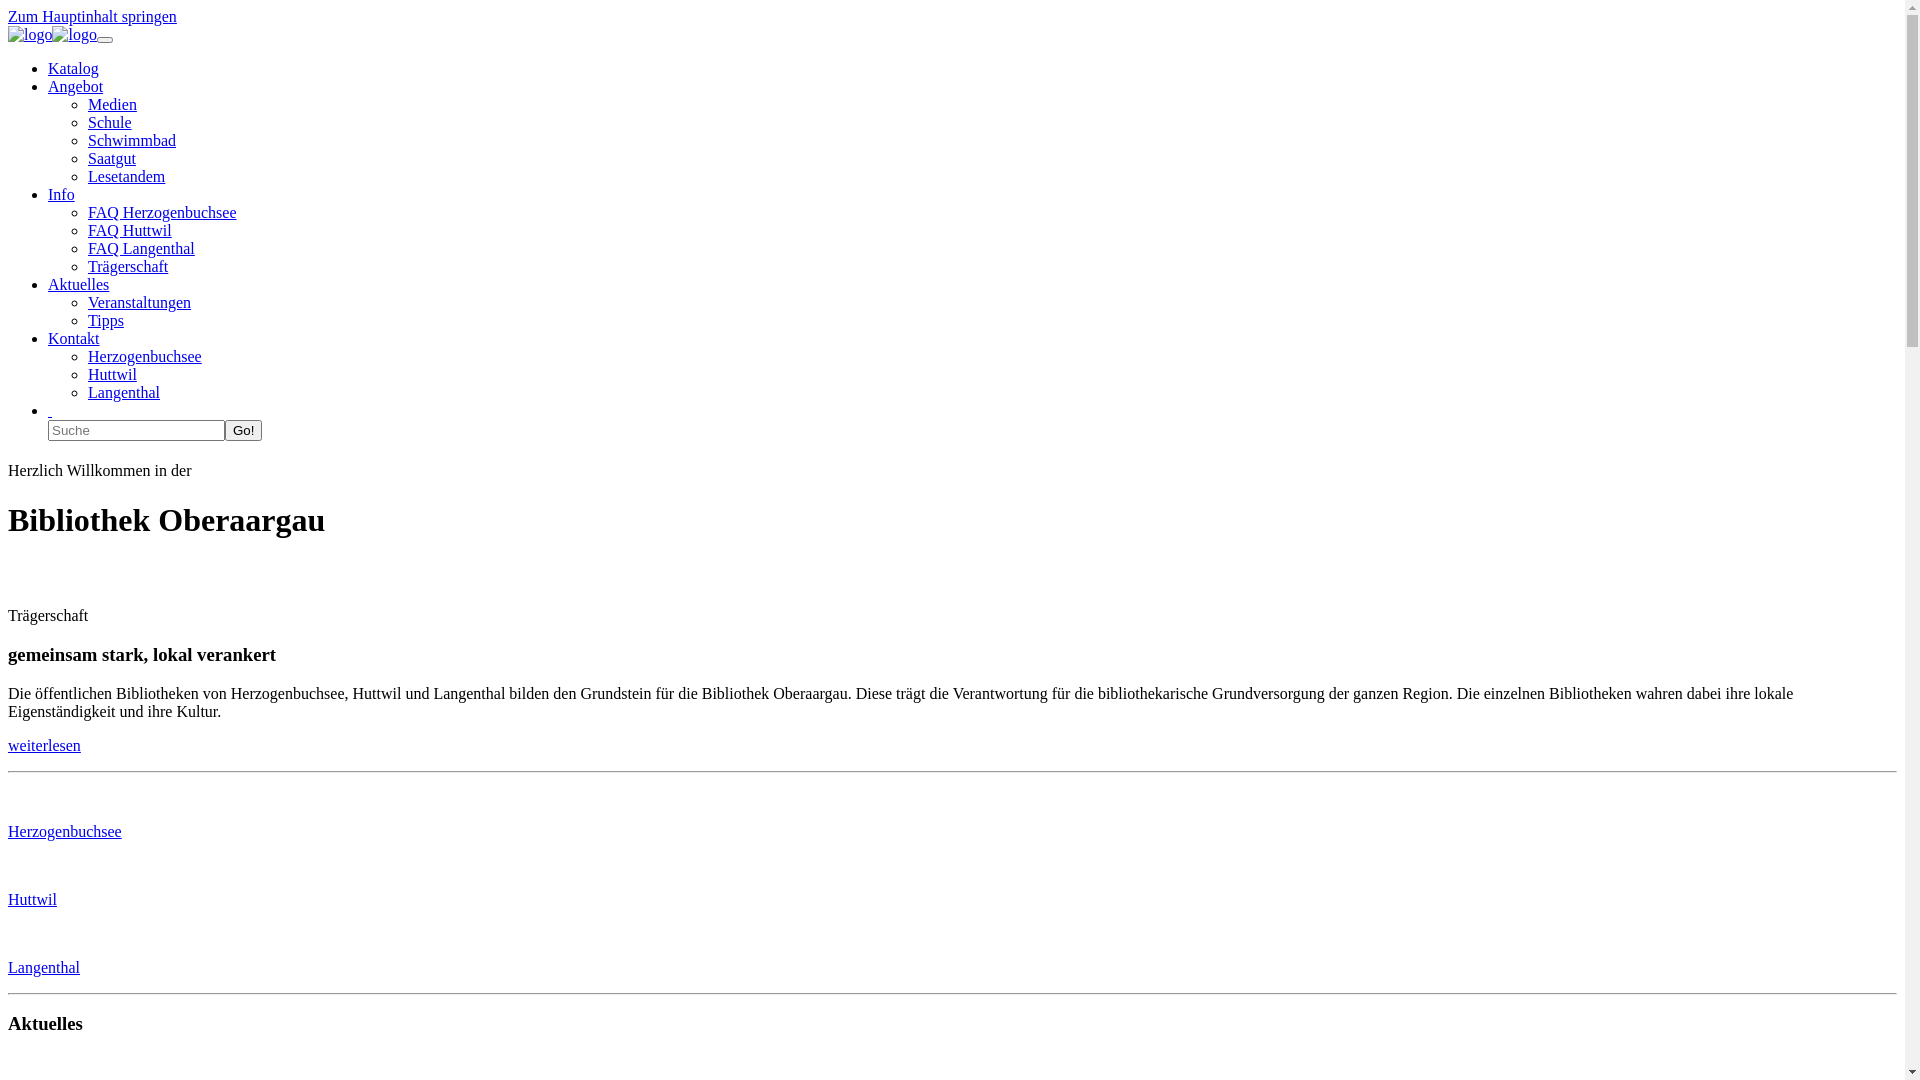 This screenshot has height=1080, width=1920. I want to click on 'Herzogenbuchsee', so click(65, 831).